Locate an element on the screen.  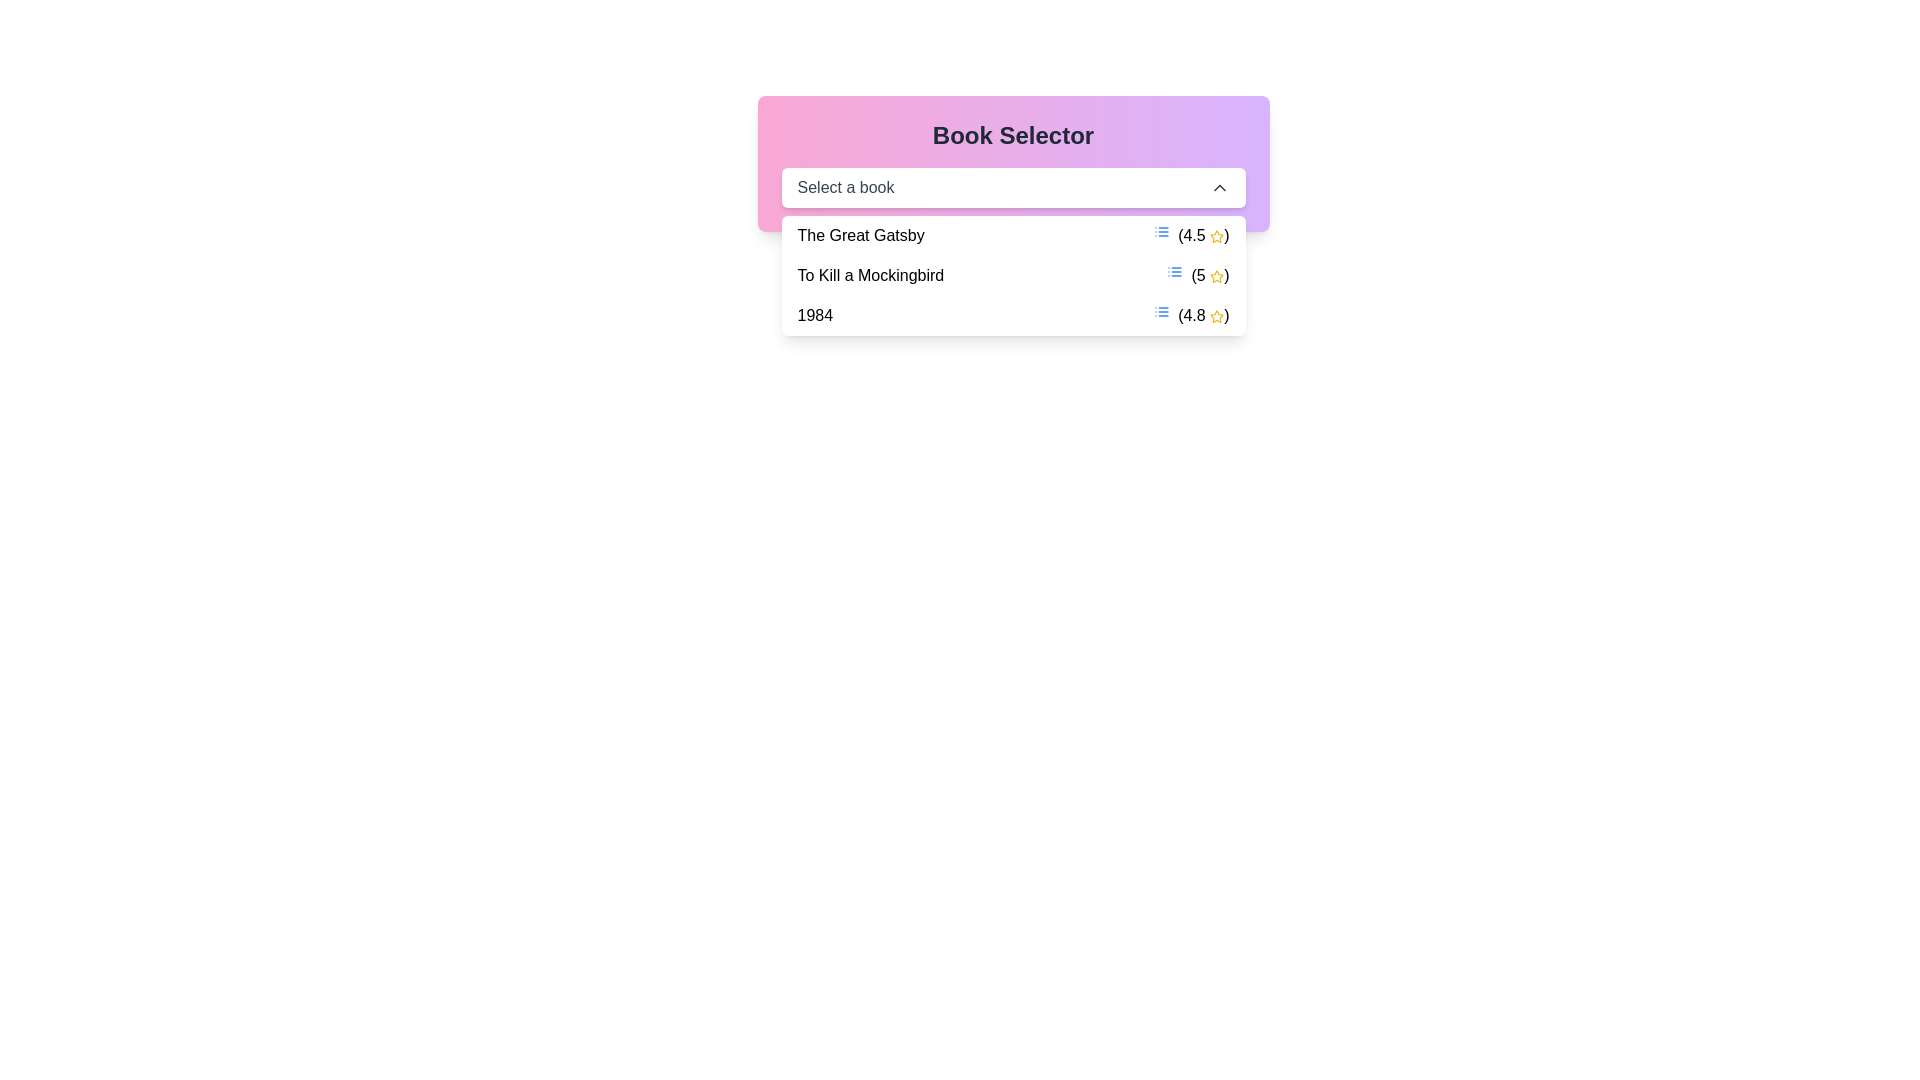
the rating display element for the book '1984' located in the third row of the dropdown list under 'Book Selector' is located at coordinates (1202, 315).